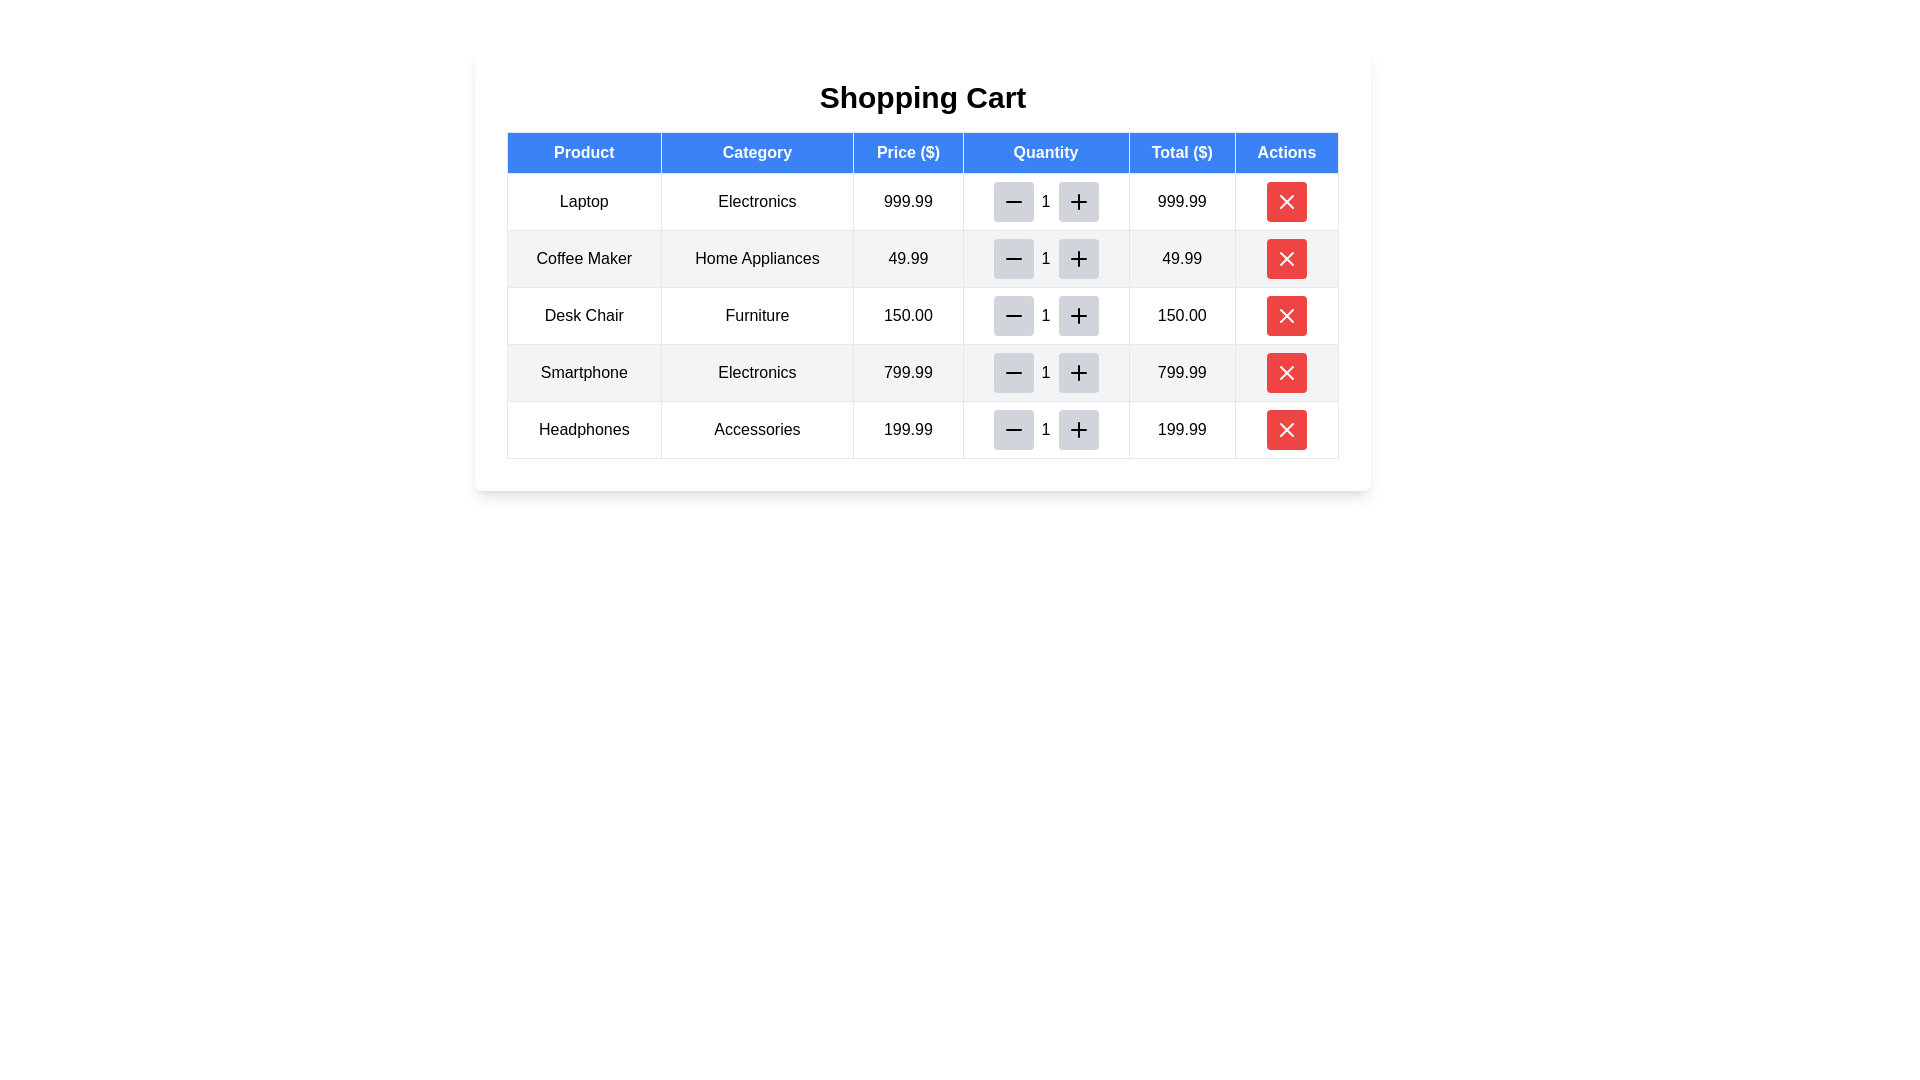 This screenshot has height=1080, width=1920. Describe the element at coordinates (1077, 373) in the screenshot. I see `the plus button located in the Quantity column for the fourth row representing the item Smartphone in the shopping cart table, which is situated to the right of the number '1' input field` at that location.